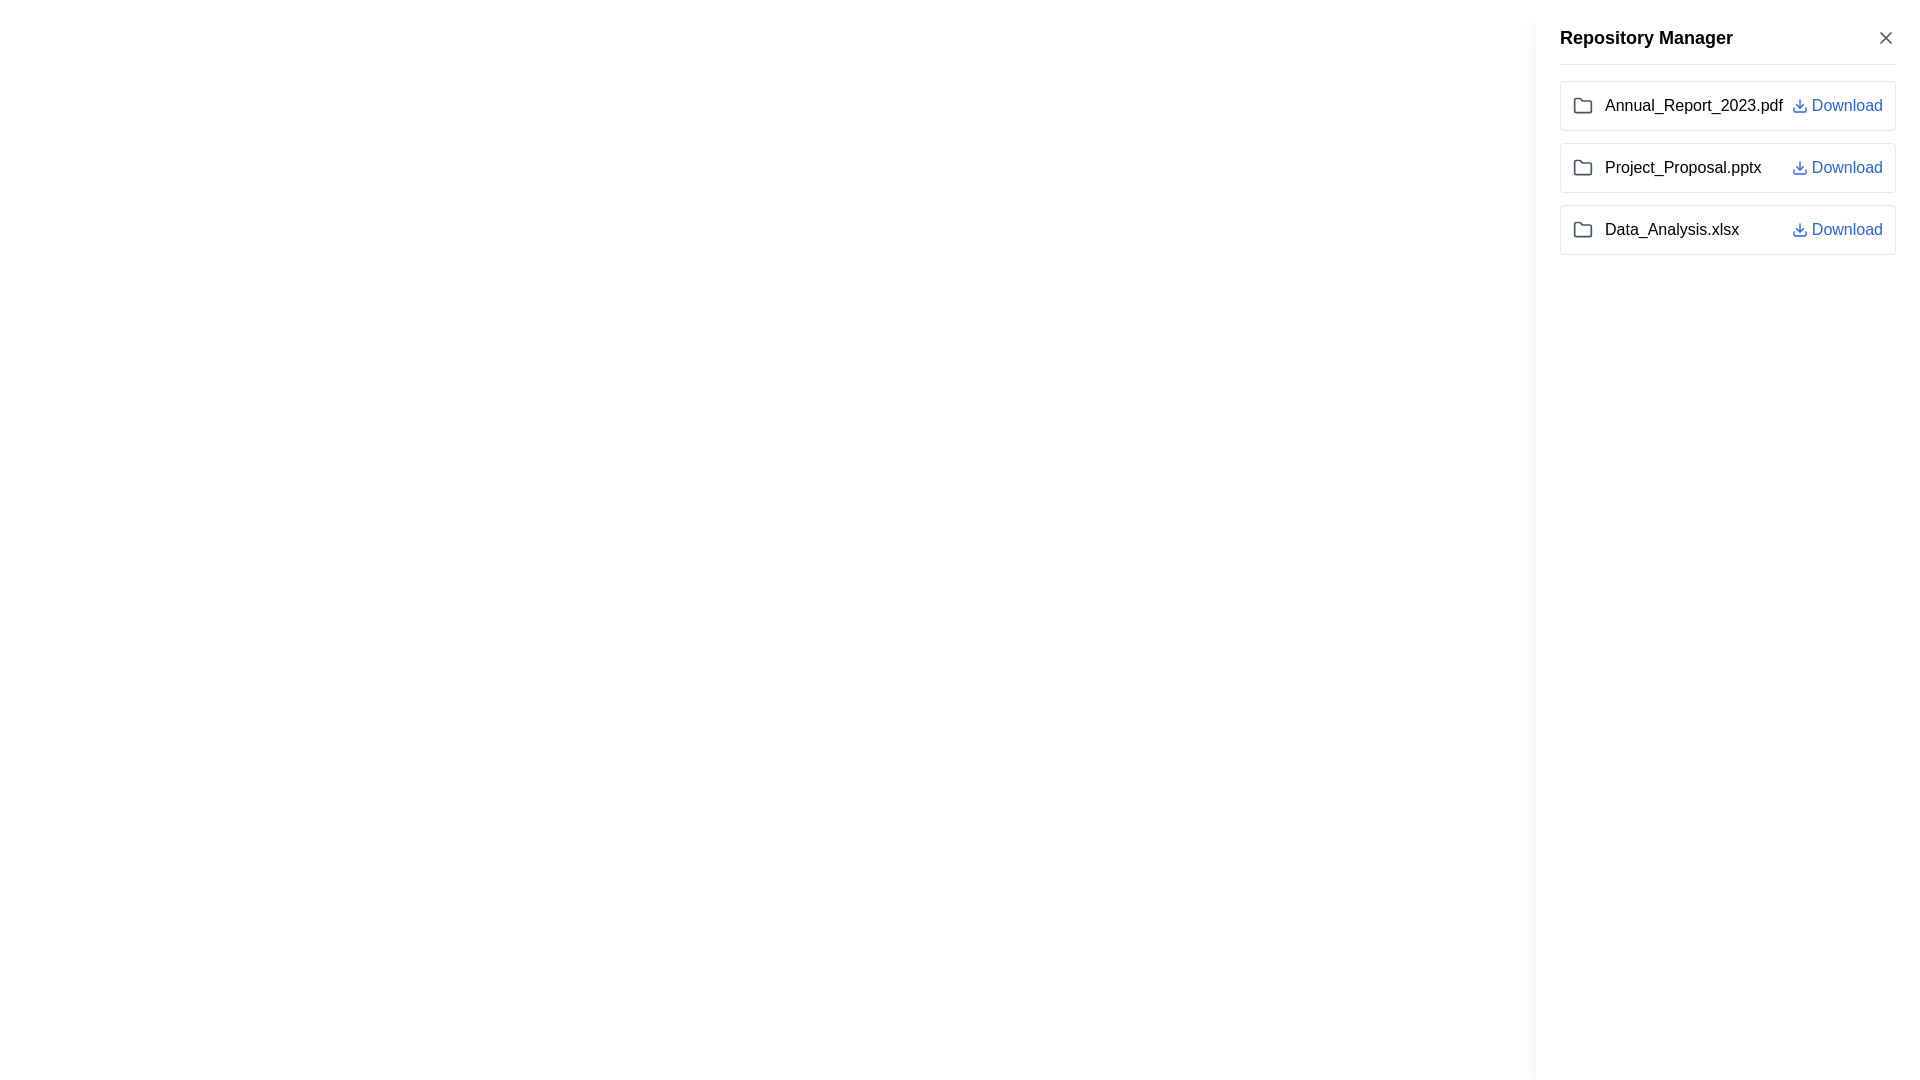 The height and width of the screenshot is (1080, 1920). Describe the element at coordinates (1799, 229) in the screenshot. I see `the download icon represented by a downward-pointing arrow with a blue outline to initiate the download of the file labeled 'Data_Analysis.xlsx'` at that location.